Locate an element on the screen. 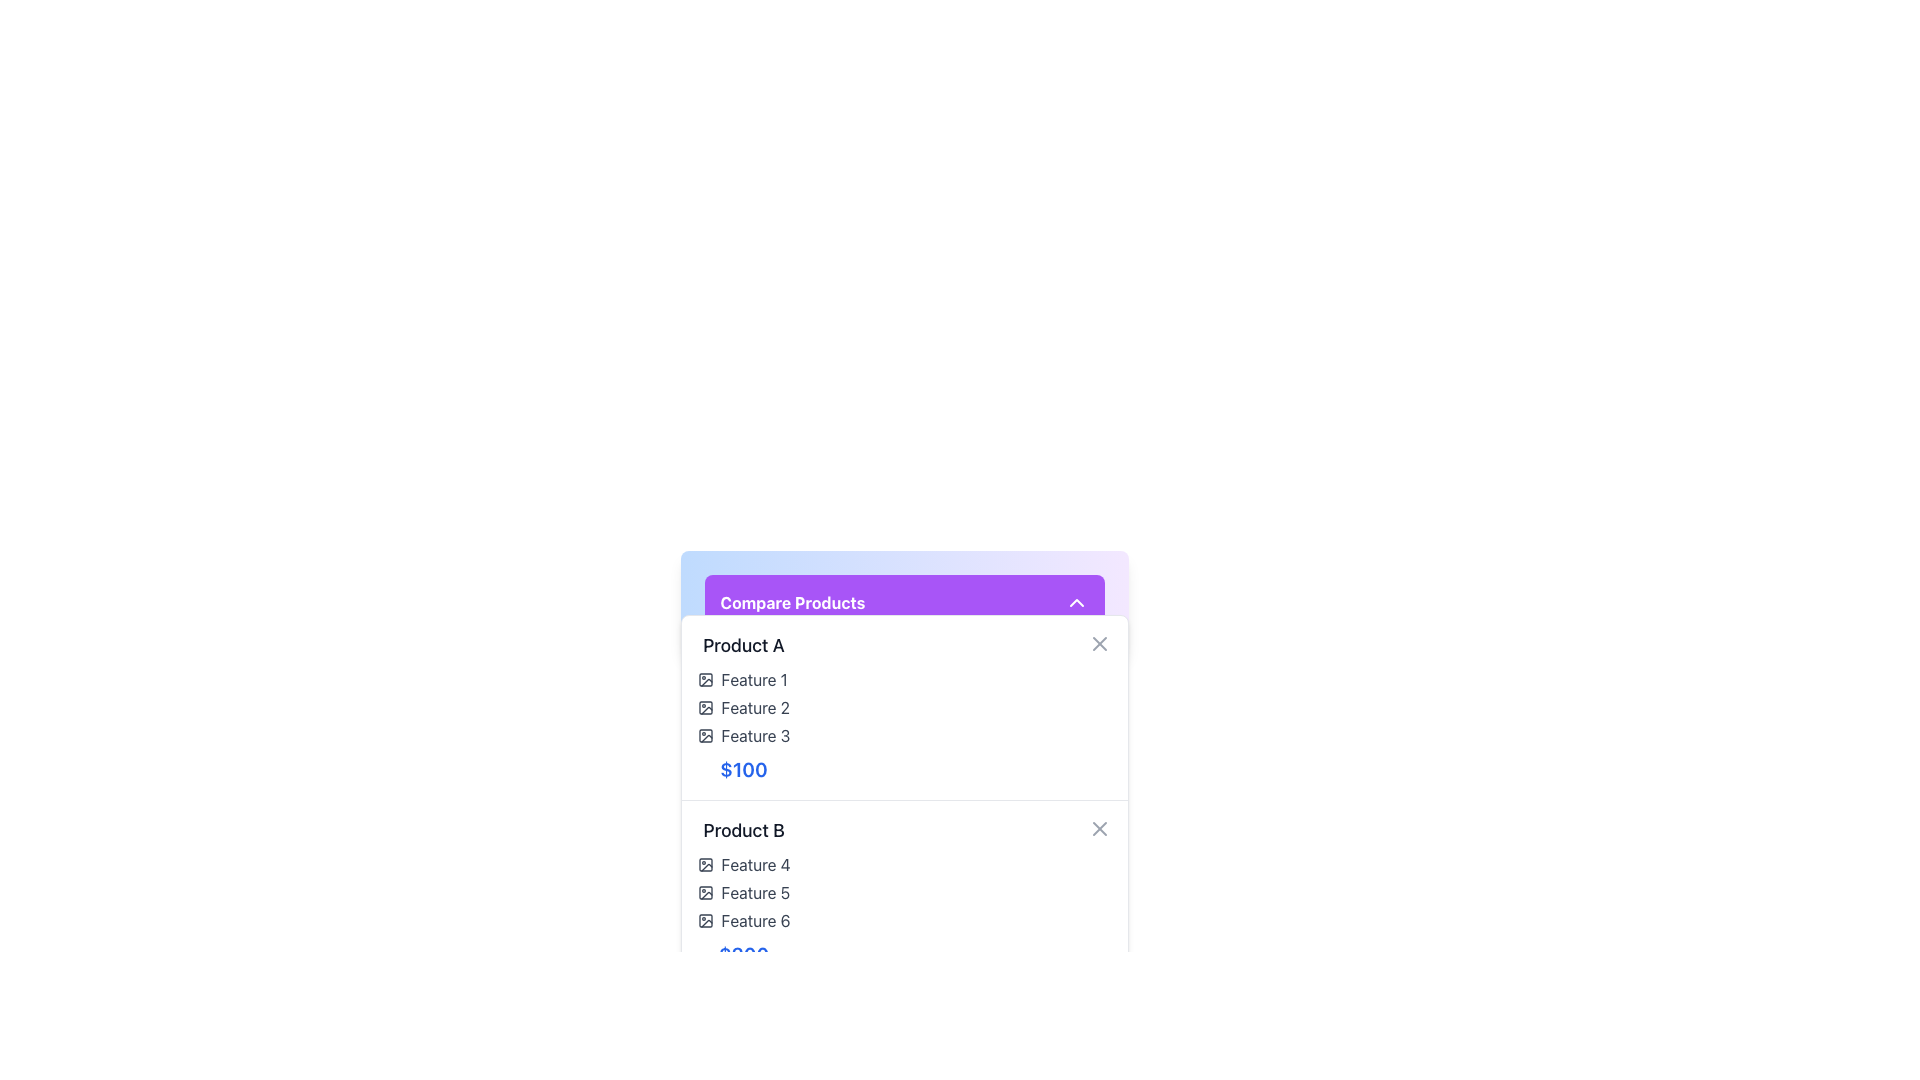  the 'X' icon button (Close/Remove) located in the top-right corner of the 'Product A' card to change its color is located at coordinates (1098, 644).